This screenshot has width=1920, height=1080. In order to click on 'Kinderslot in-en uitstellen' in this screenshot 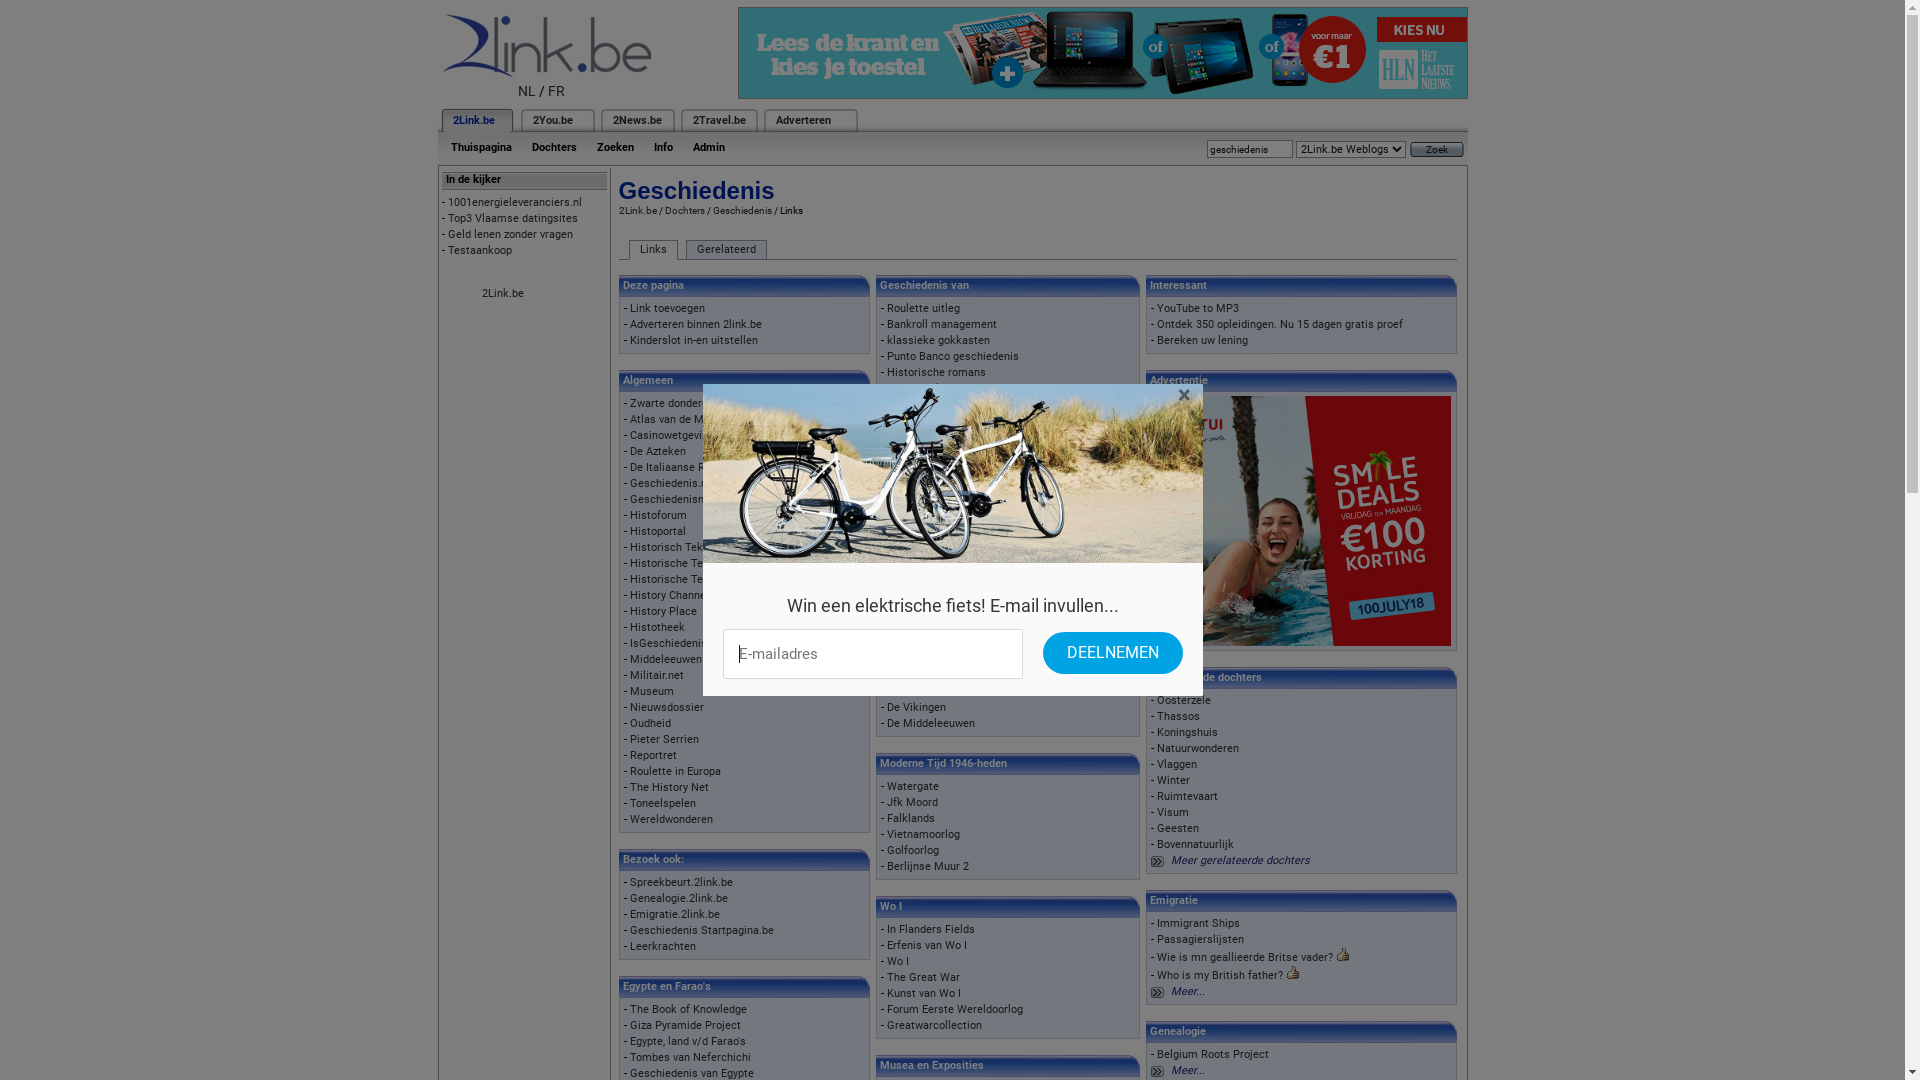, I will do `click(694, 339)`.